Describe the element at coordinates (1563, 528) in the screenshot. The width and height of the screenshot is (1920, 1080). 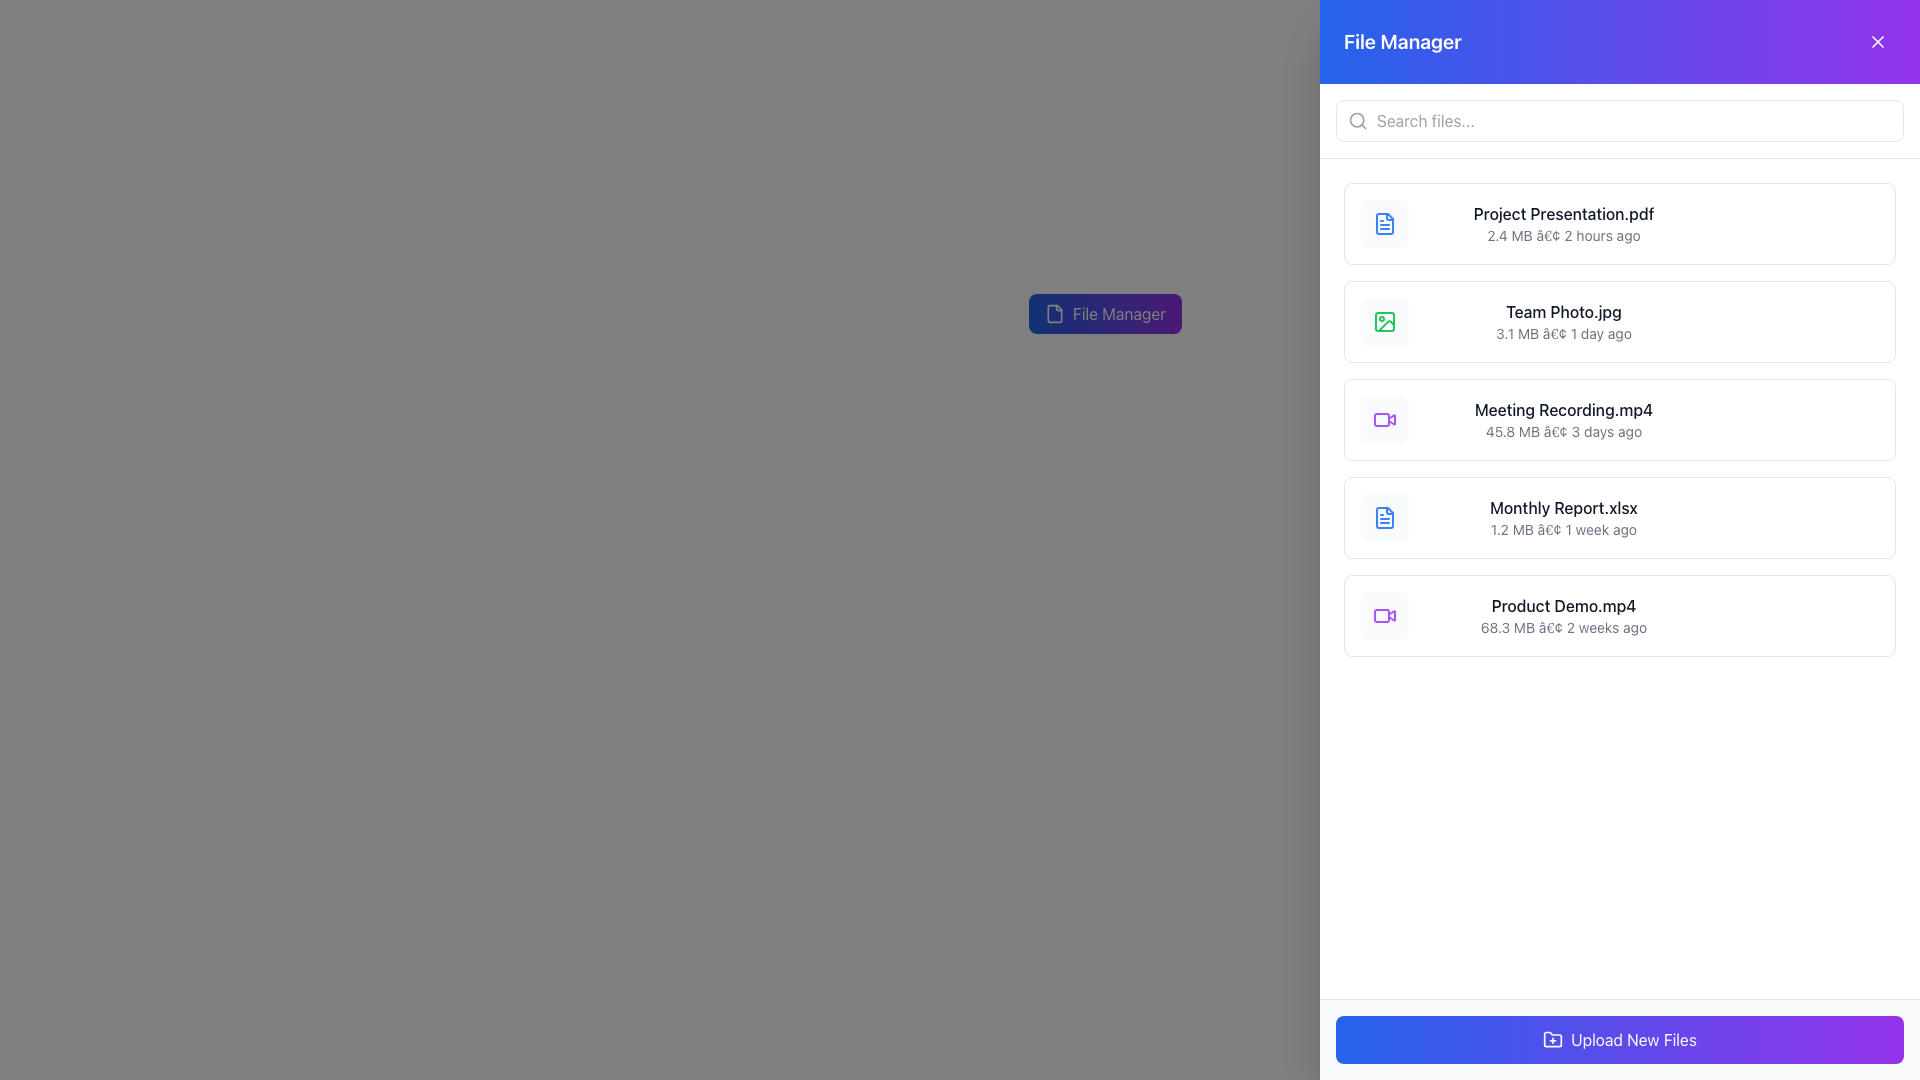
I see `the Text display element that provides details about the file 'Monthly Report.xlsx', located immediately below its file name` at that location.